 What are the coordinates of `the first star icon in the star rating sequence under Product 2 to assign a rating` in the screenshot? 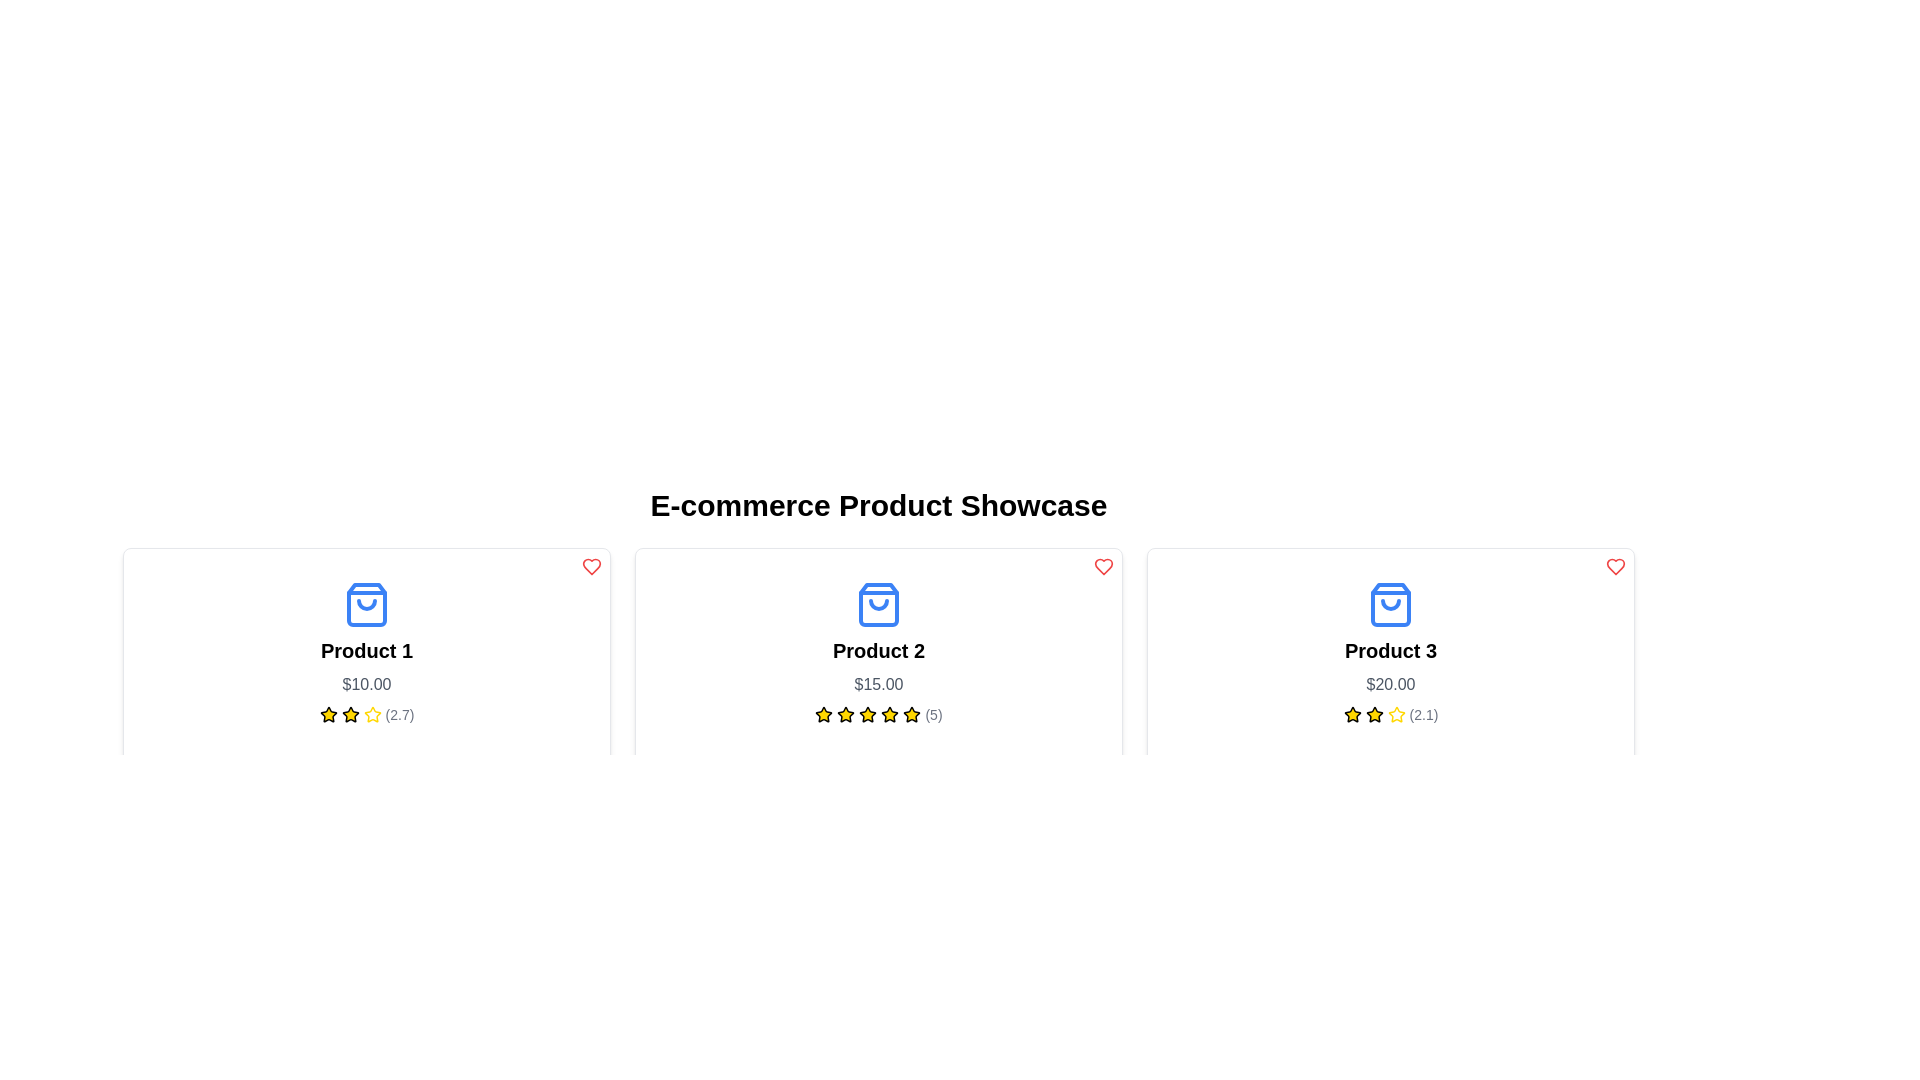 It's located at (824, 713).